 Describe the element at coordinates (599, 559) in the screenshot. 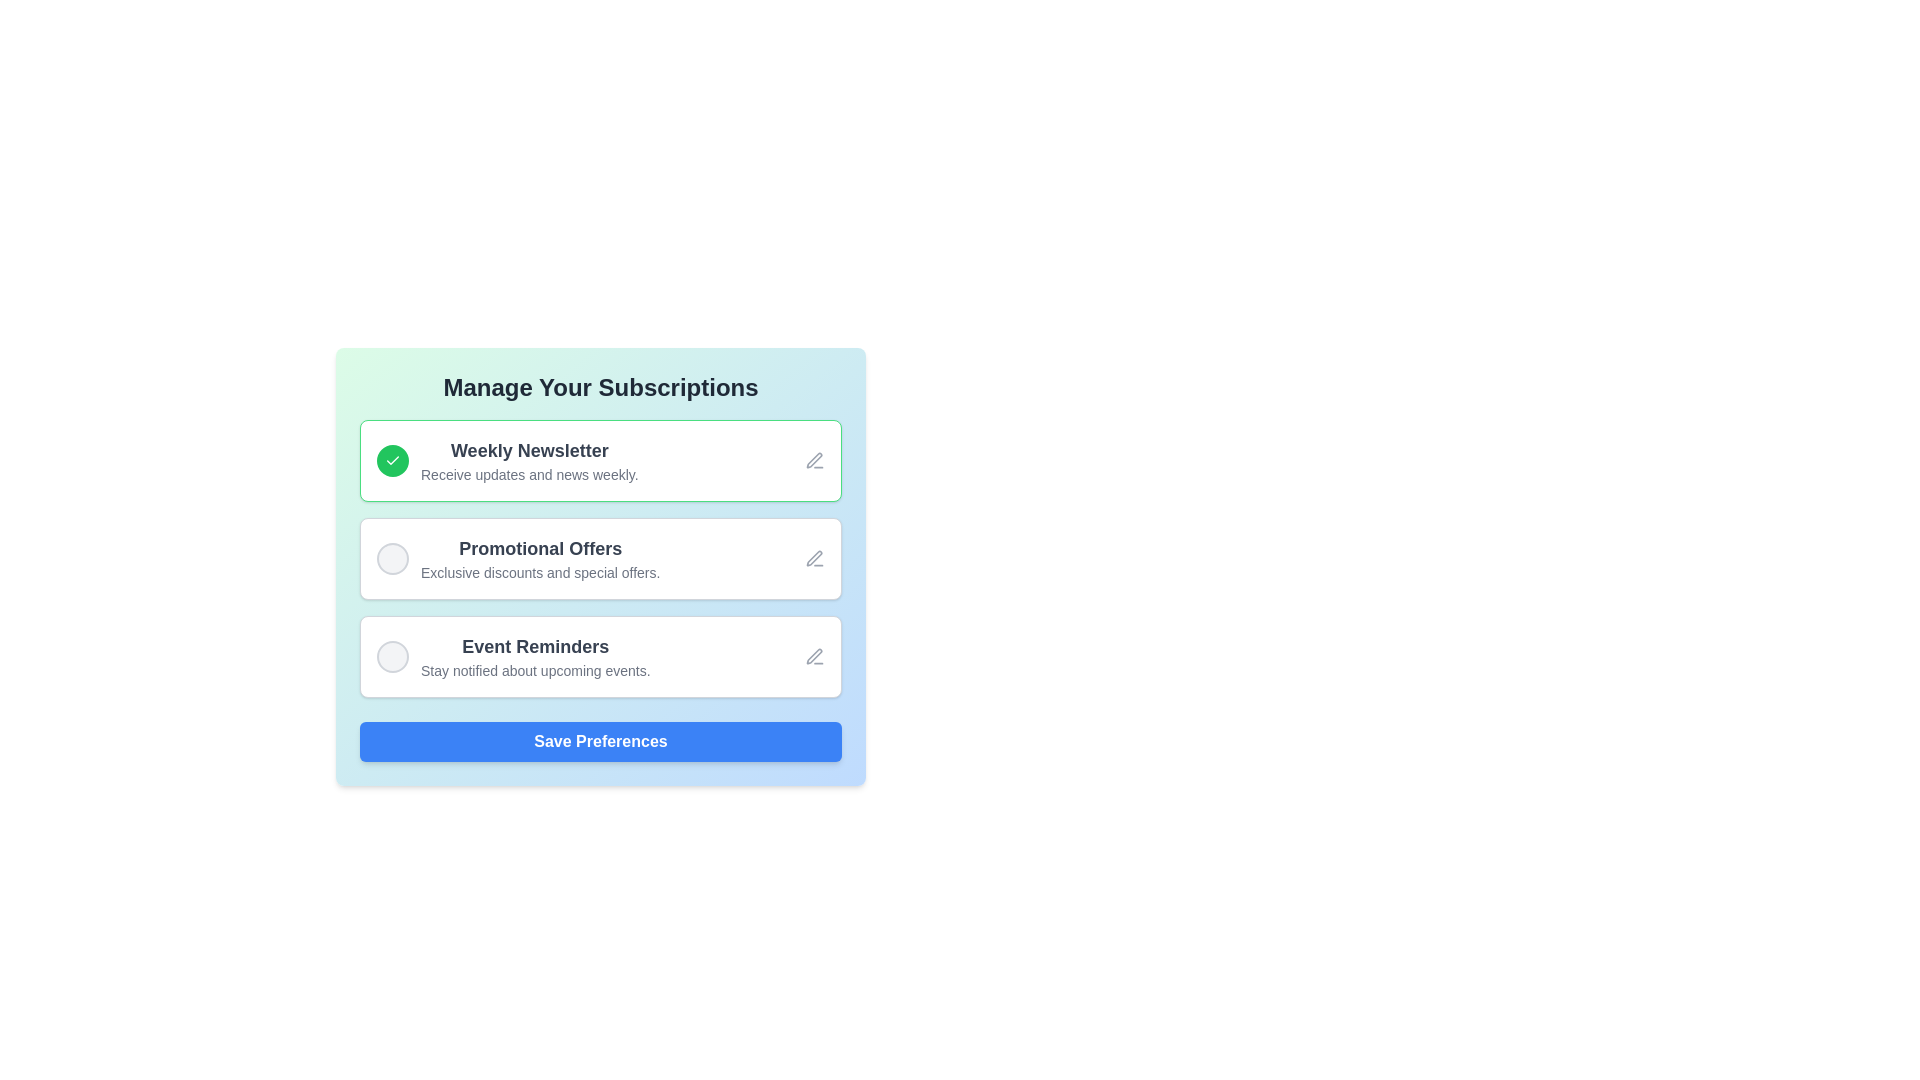

I see `the checkbox for the 'Promotional Offers' subscription option, which is the second item in the list within the 'Manage Your Subscriptions' card` at that location.